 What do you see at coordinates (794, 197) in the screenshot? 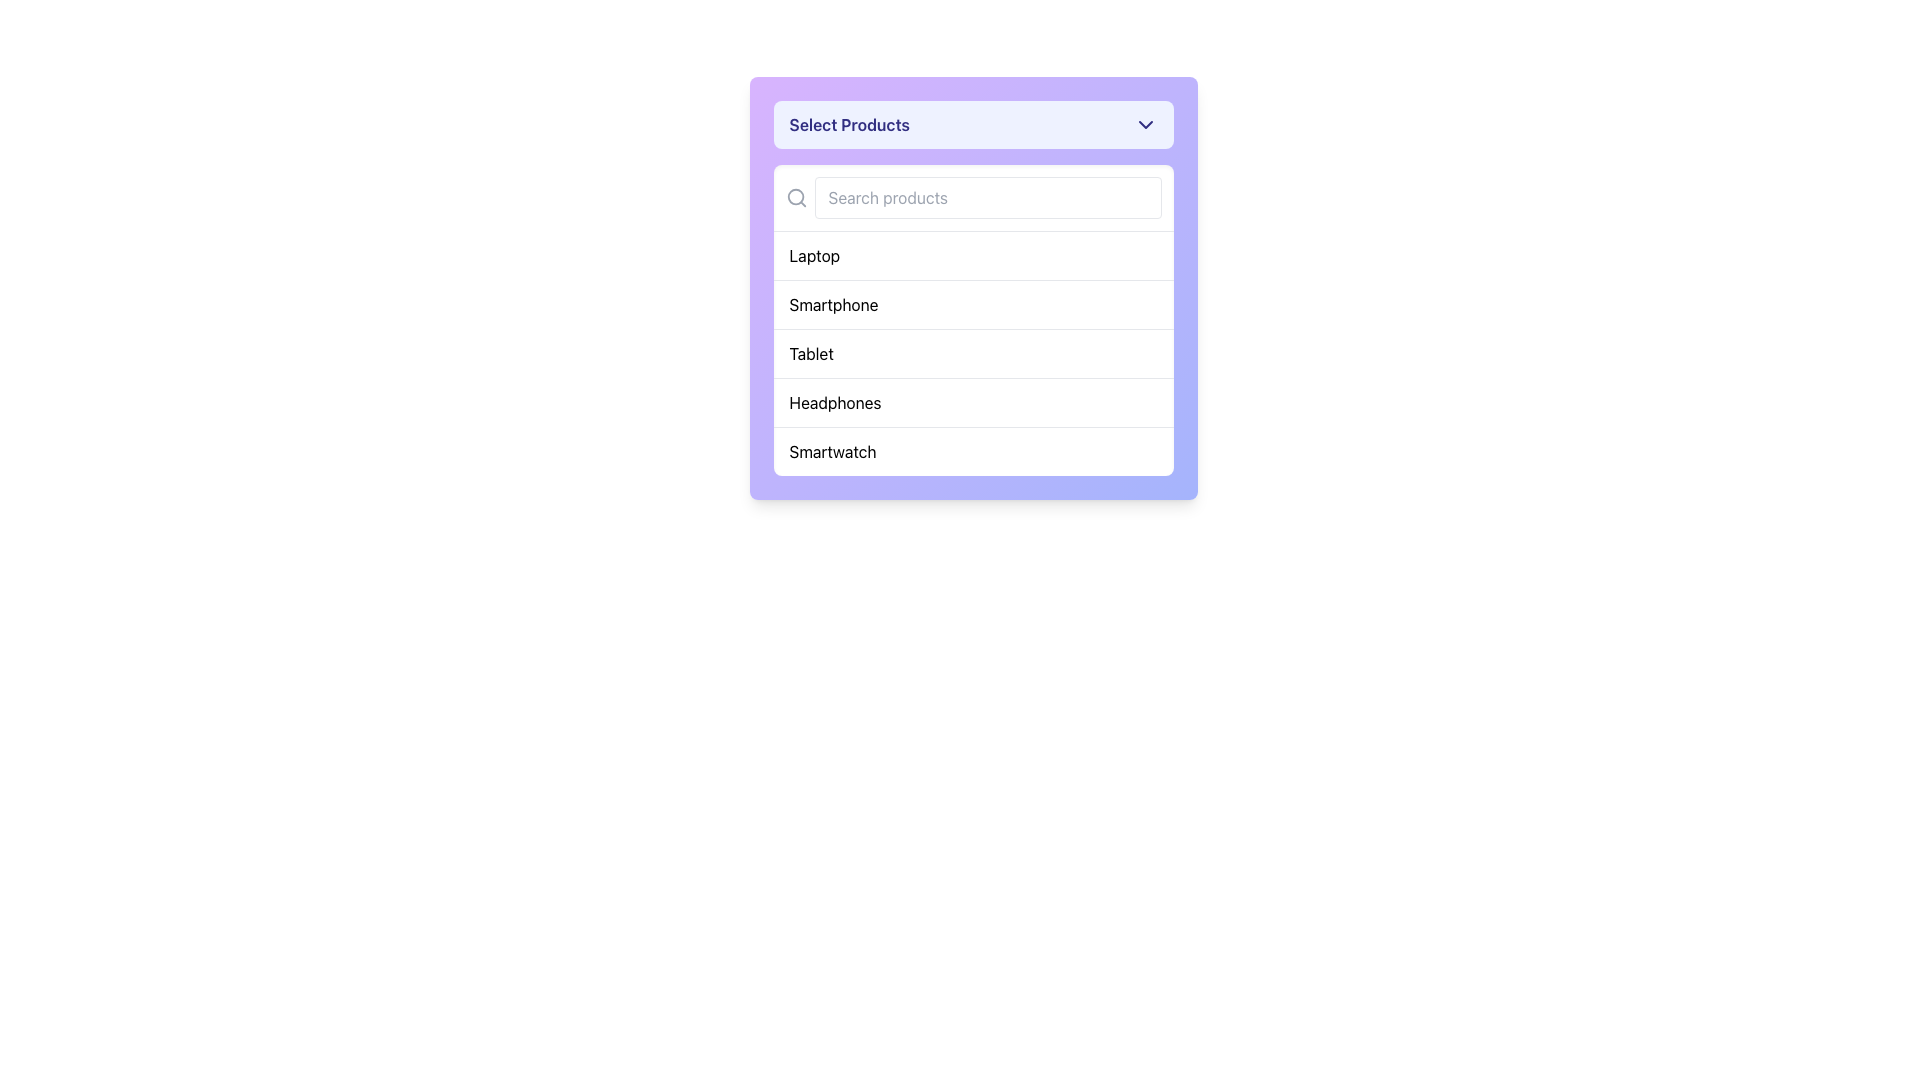
I see `the circular part of the magnifying glass icon located in the top-left corner of the search bar, which is used for search functionality` at bounding box center [794, 197].